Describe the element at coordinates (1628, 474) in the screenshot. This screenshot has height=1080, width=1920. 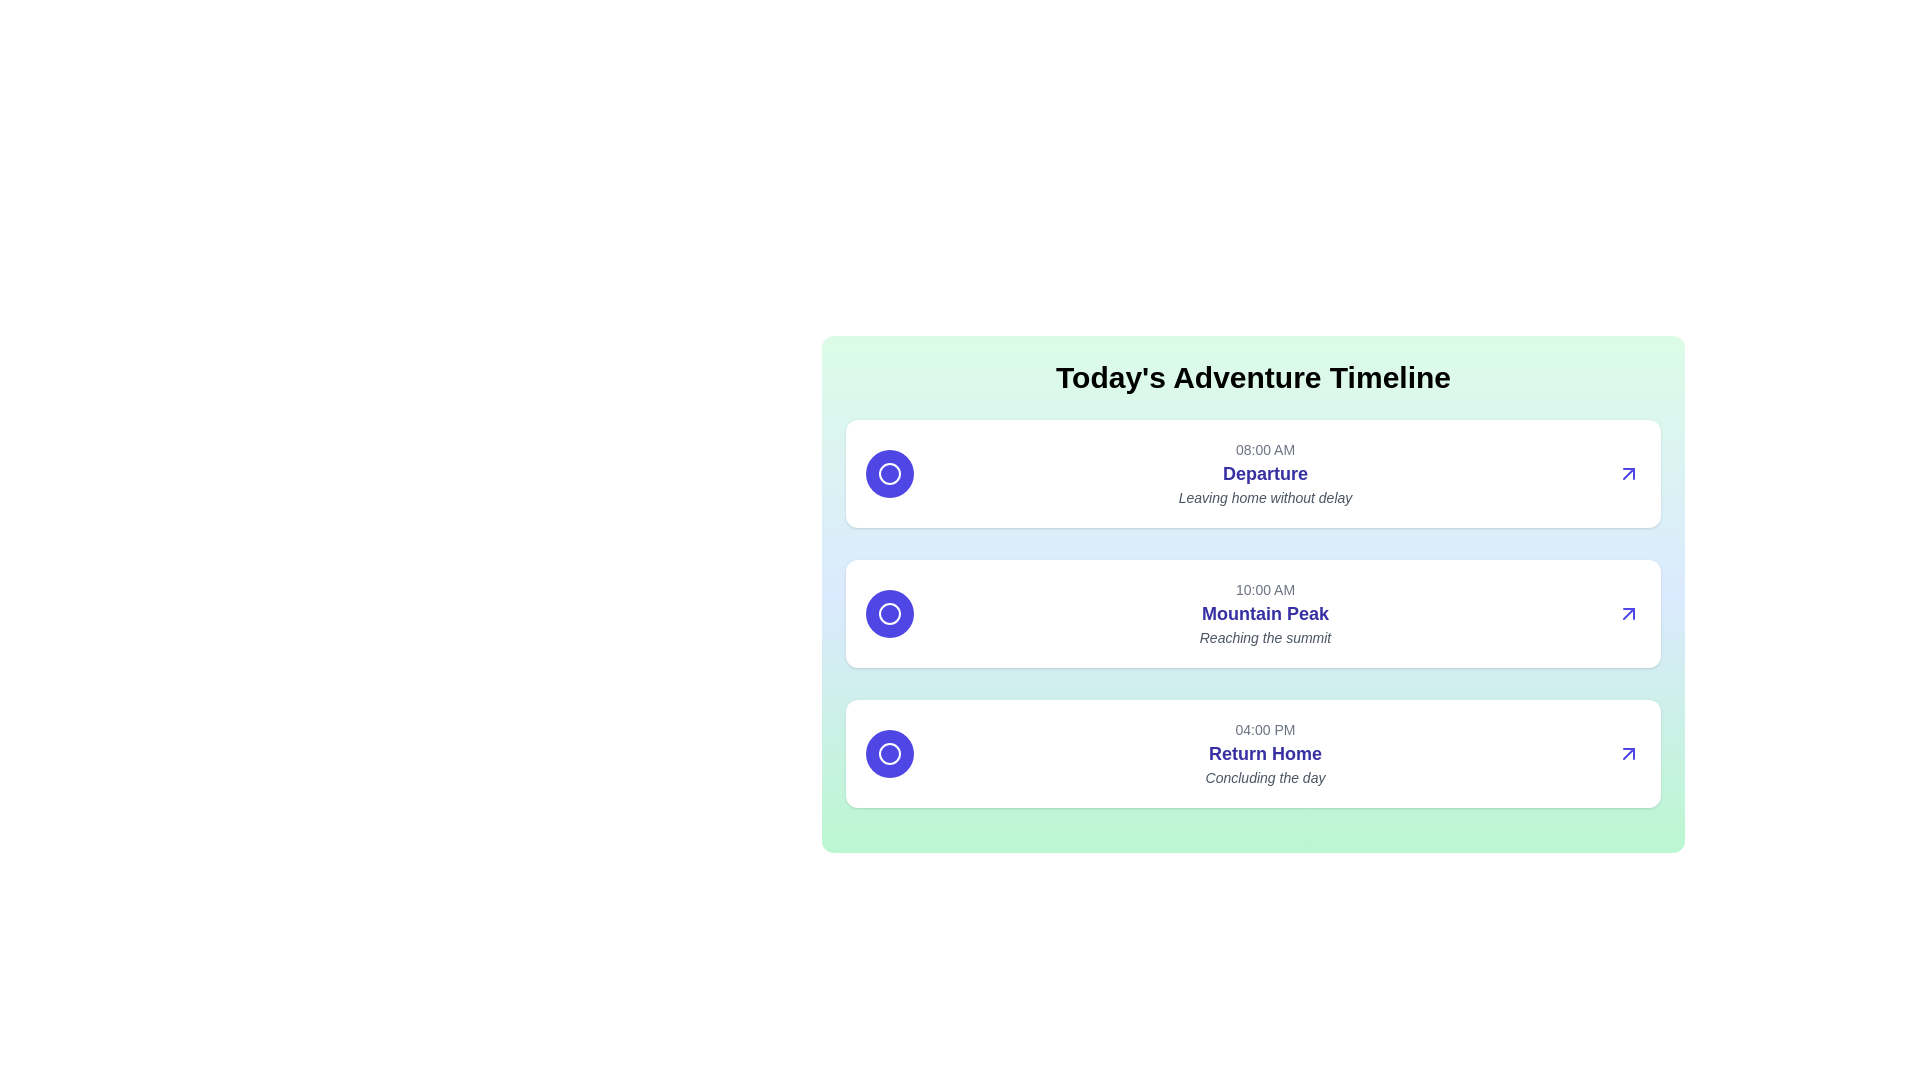
I see `the interactive icon located at the far-right edge of the 'Departure' section` at that location.